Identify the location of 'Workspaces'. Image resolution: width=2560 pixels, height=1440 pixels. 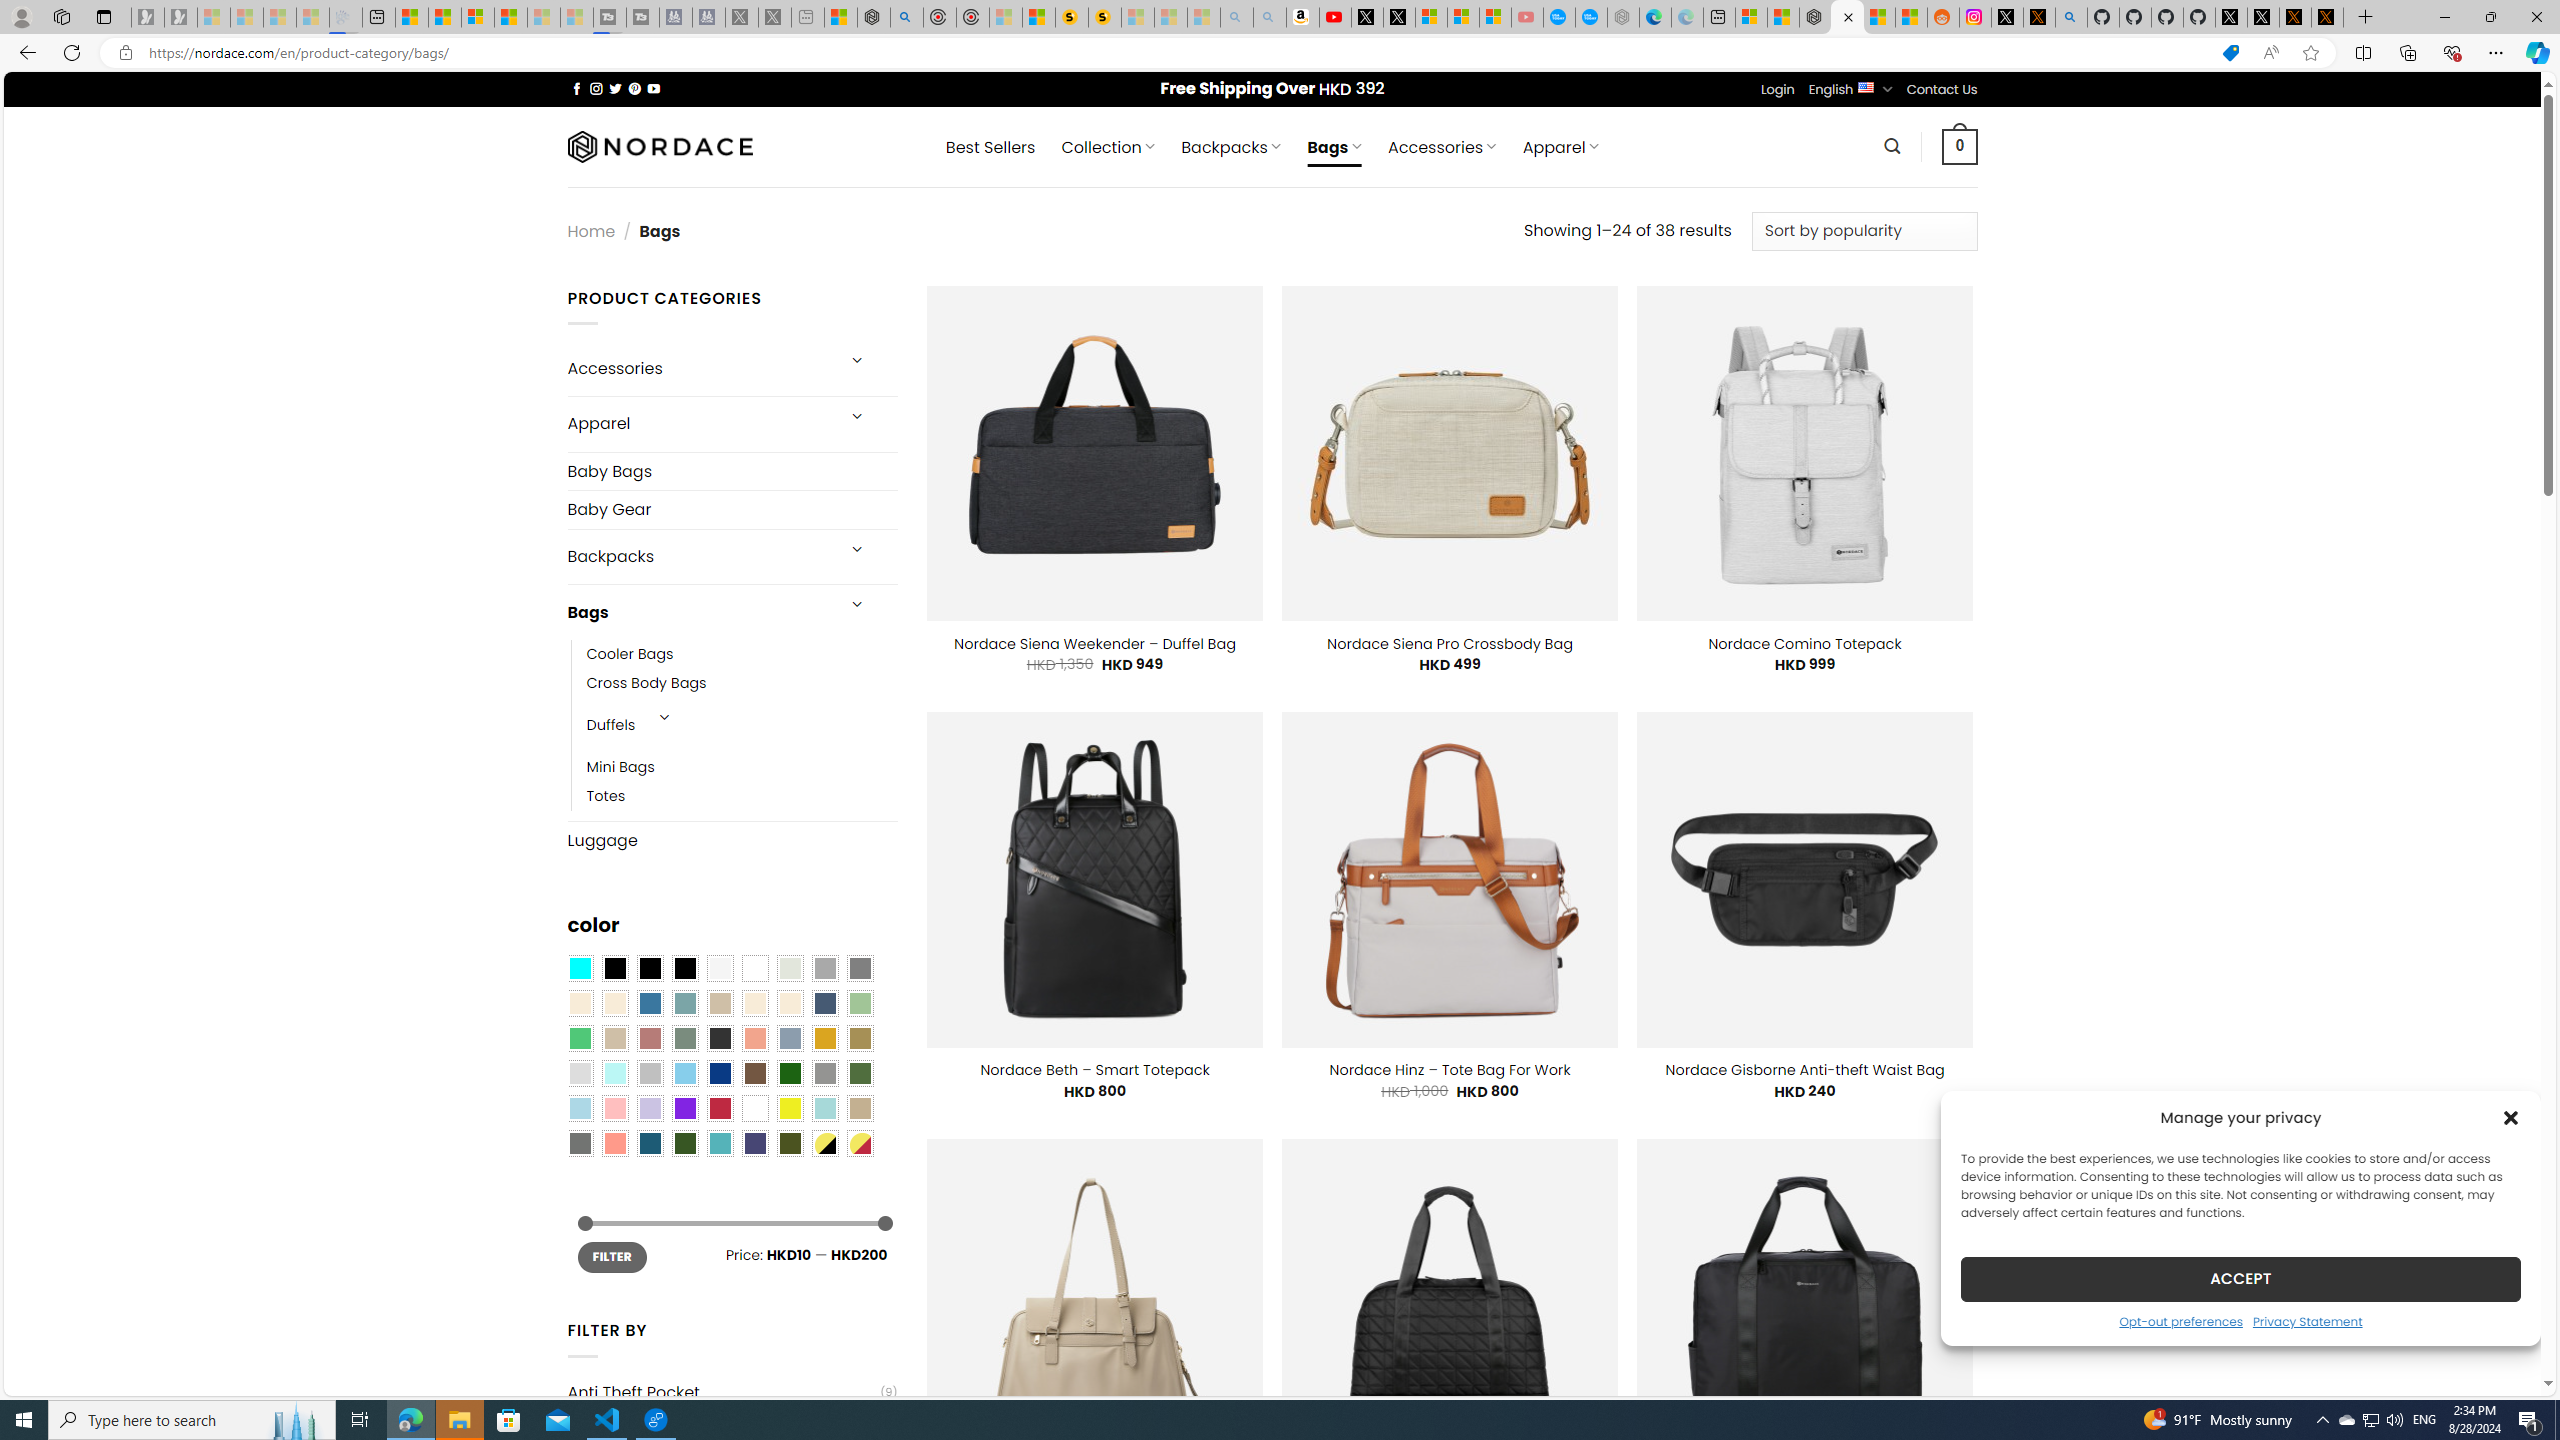
(61, 16).